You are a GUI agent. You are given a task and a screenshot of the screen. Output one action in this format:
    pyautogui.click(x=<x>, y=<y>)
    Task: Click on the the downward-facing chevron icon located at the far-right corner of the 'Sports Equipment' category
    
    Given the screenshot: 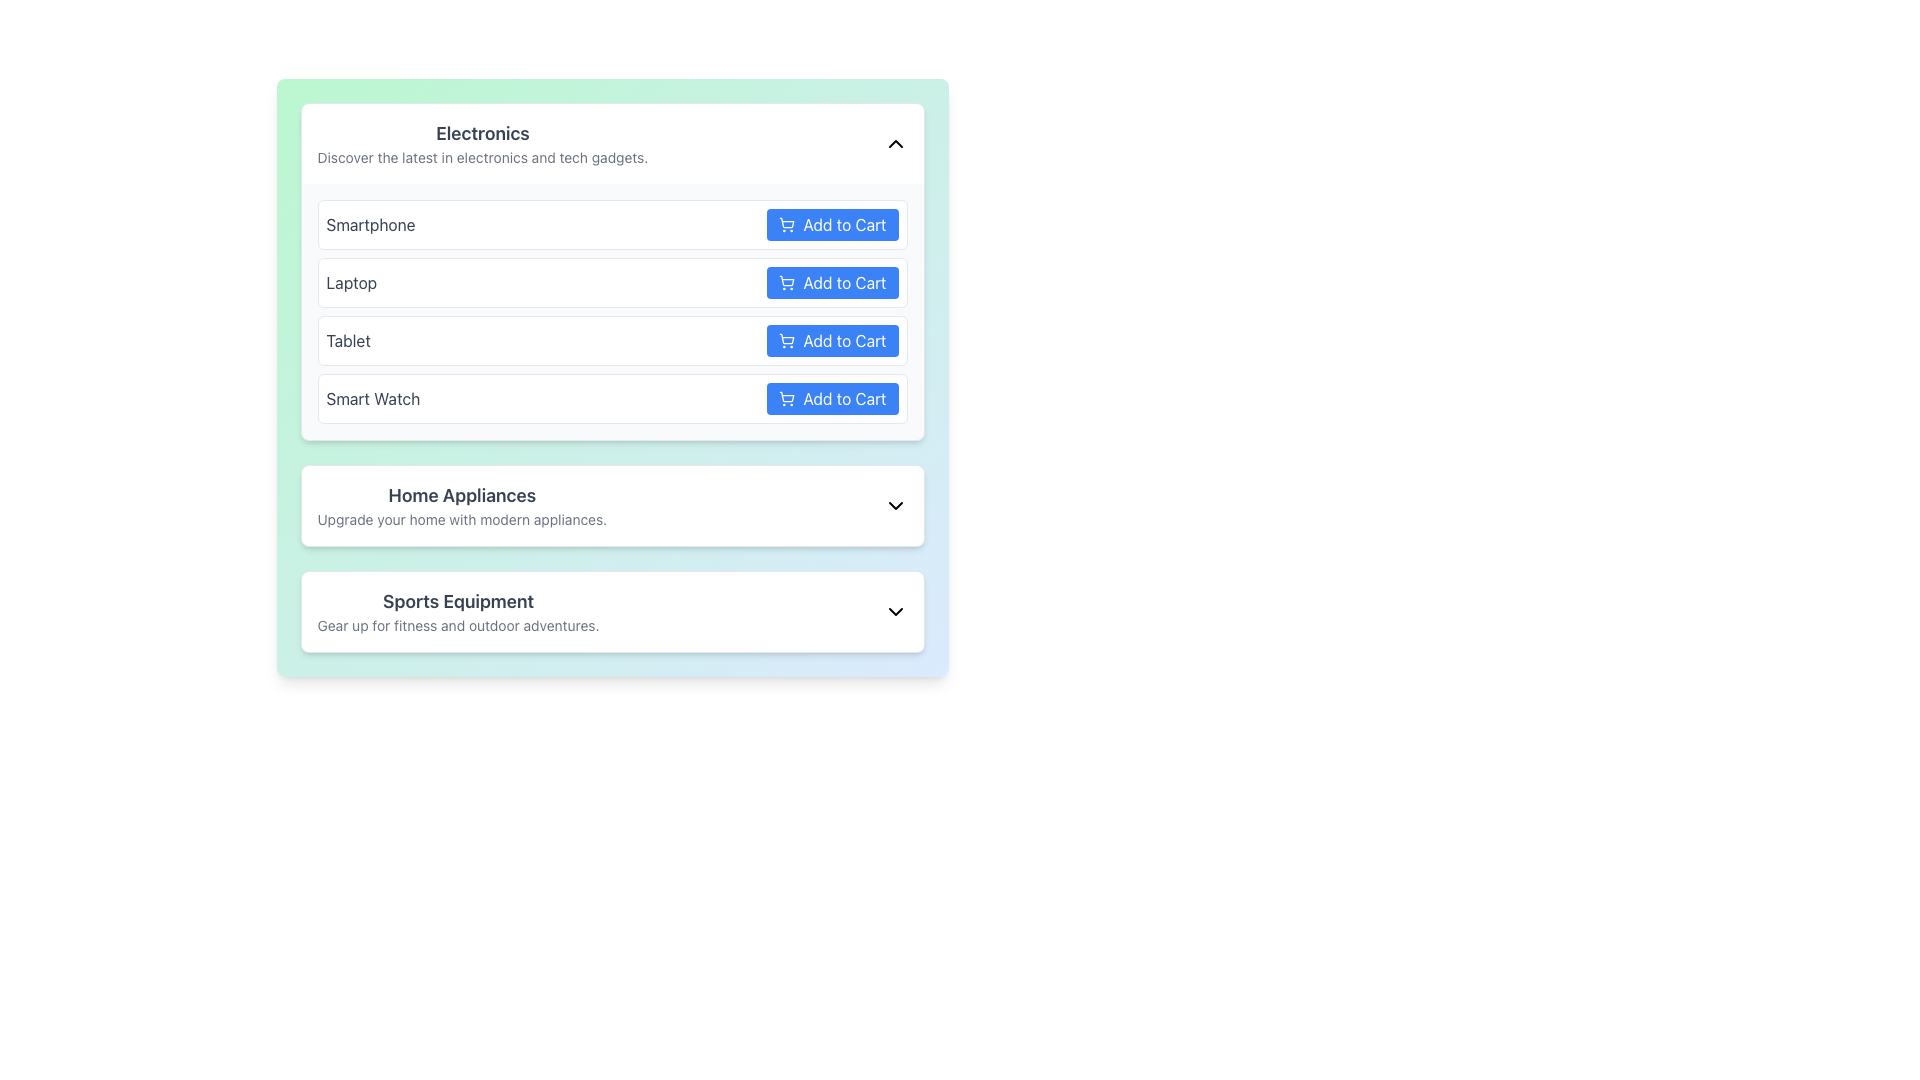 What is the action you would take?
    pyautogui.click(x=894, y=611)
    